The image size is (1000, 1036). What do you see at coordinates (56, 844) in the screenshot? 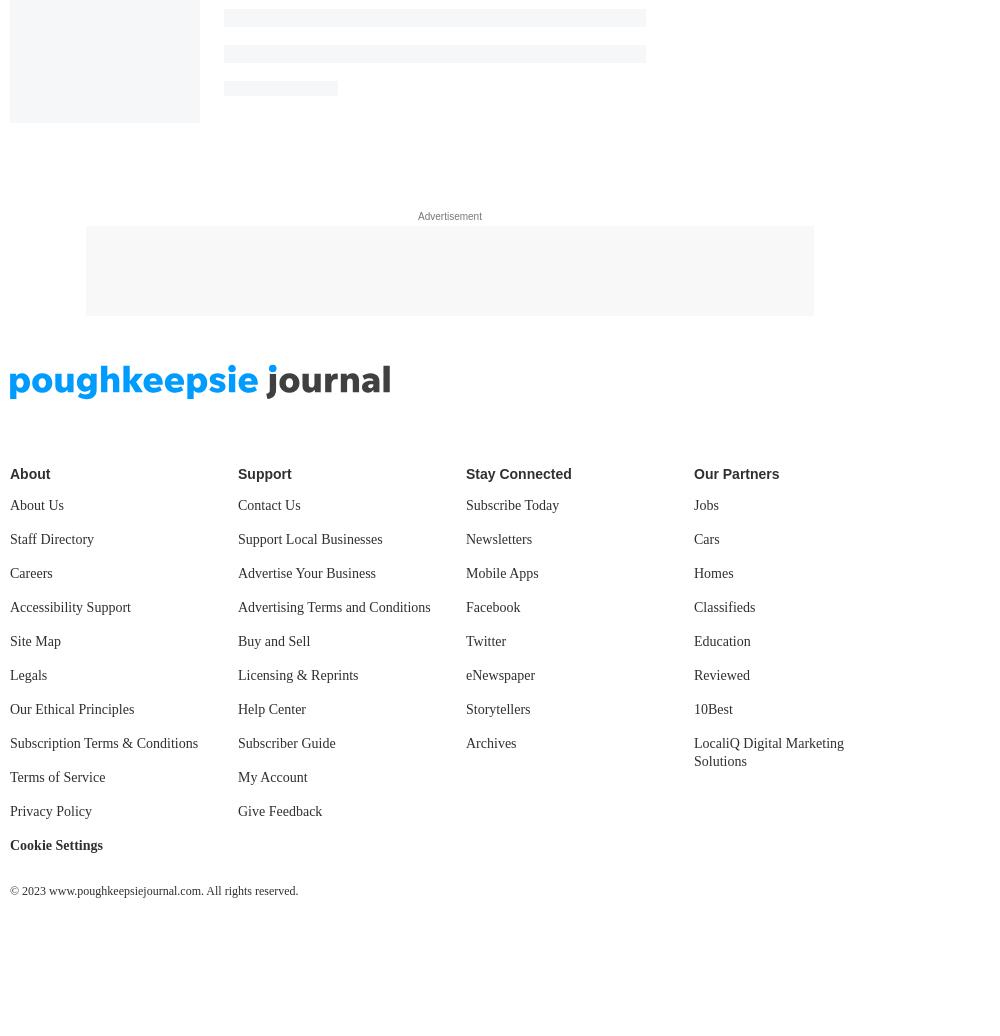
I see `'Cookie Settings'` at bounding box center [56, 844].